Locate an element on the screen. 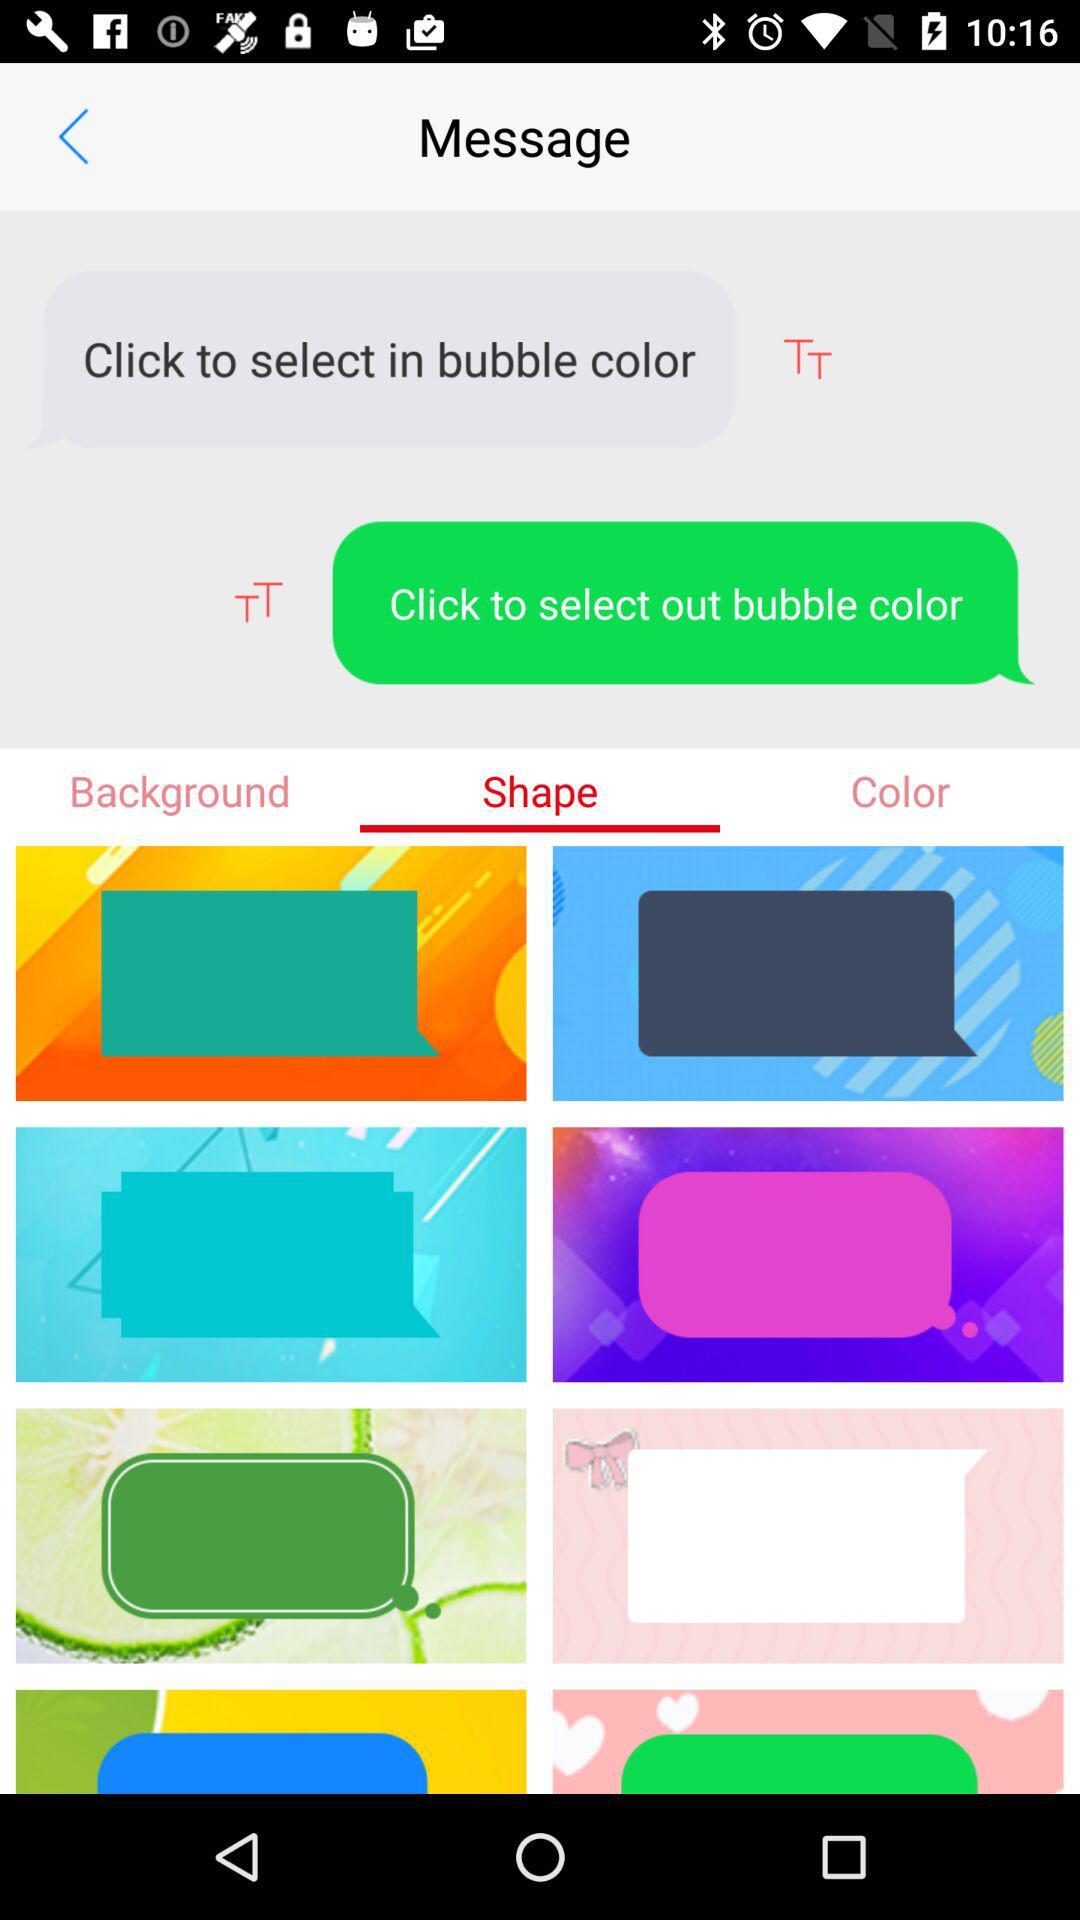 The image size is (1080, 1920). the font icon is located at coordinates (806, 359).